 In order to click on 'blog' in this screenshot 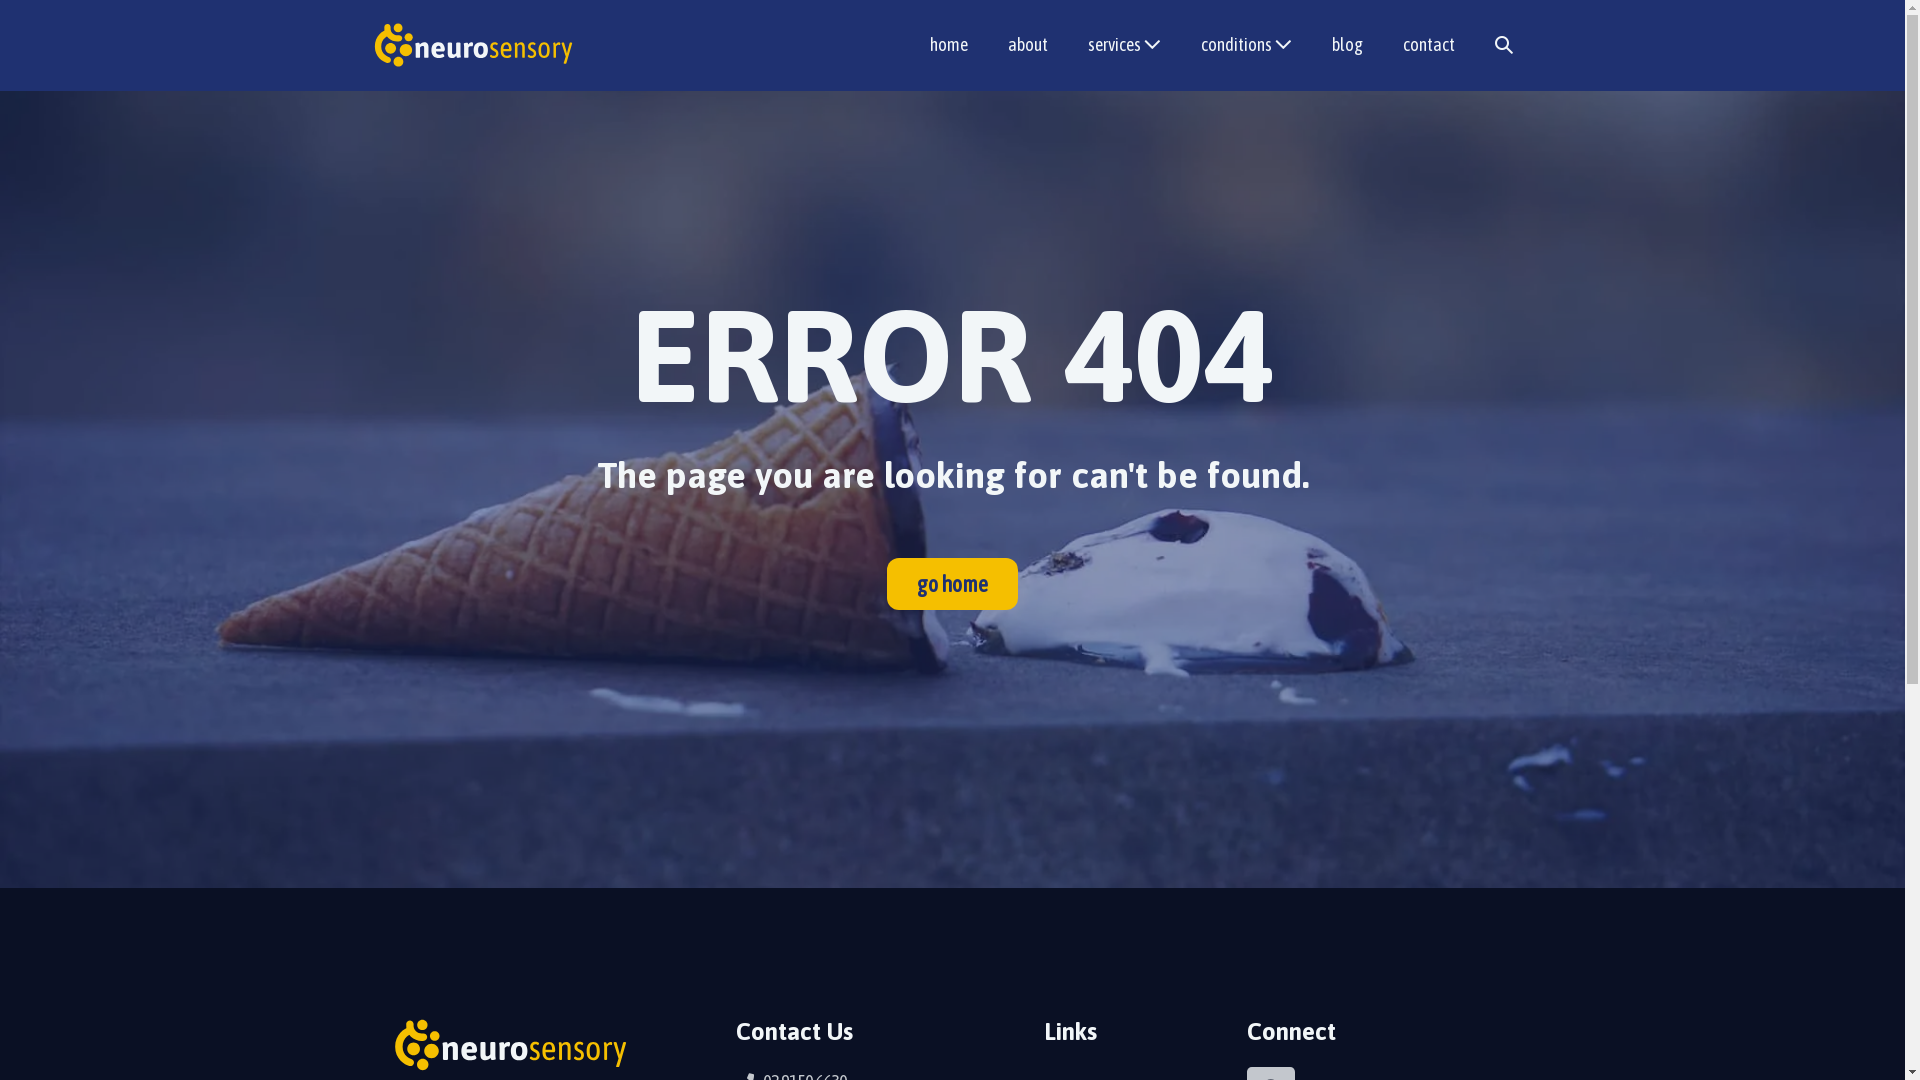, I will do `click(1311, 45)`.